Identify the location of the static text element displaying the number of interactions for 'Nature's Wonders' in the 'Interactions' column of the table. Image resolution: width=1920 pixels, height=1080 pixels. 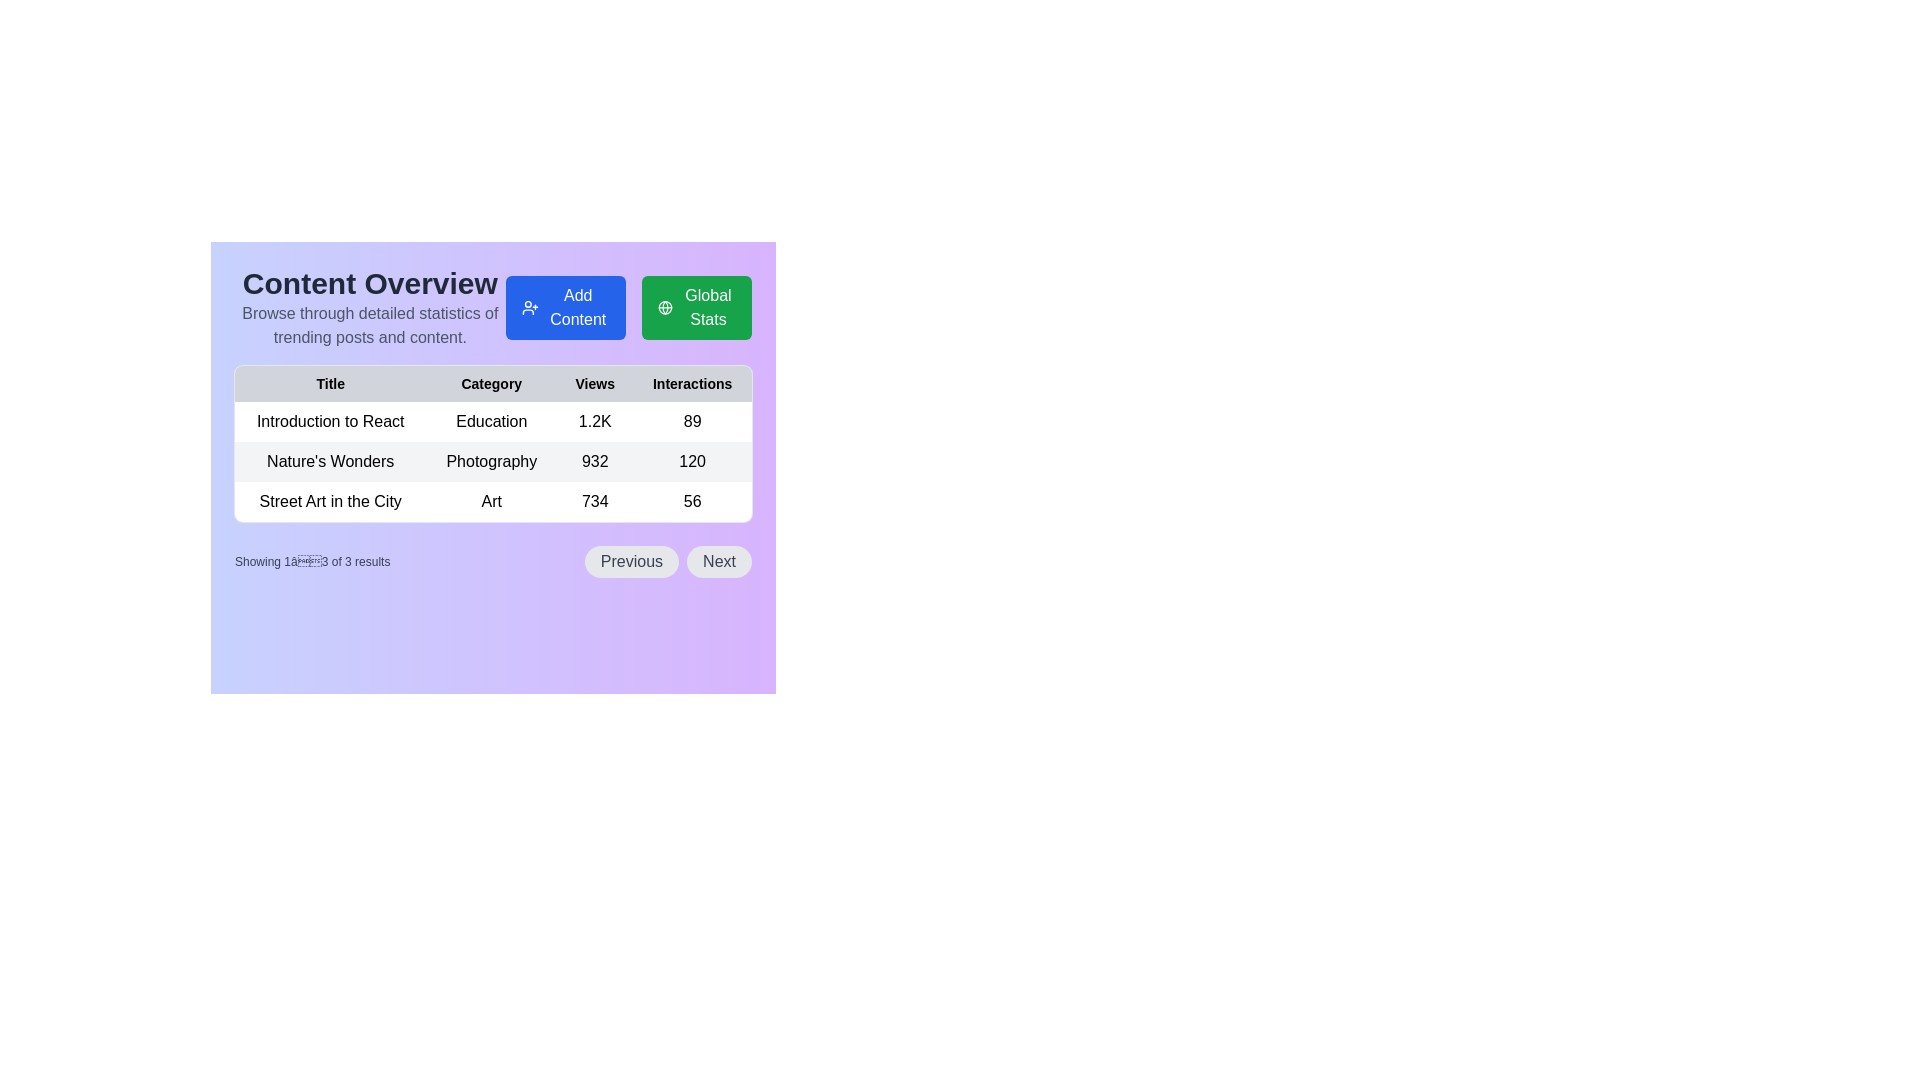
(692, 462).